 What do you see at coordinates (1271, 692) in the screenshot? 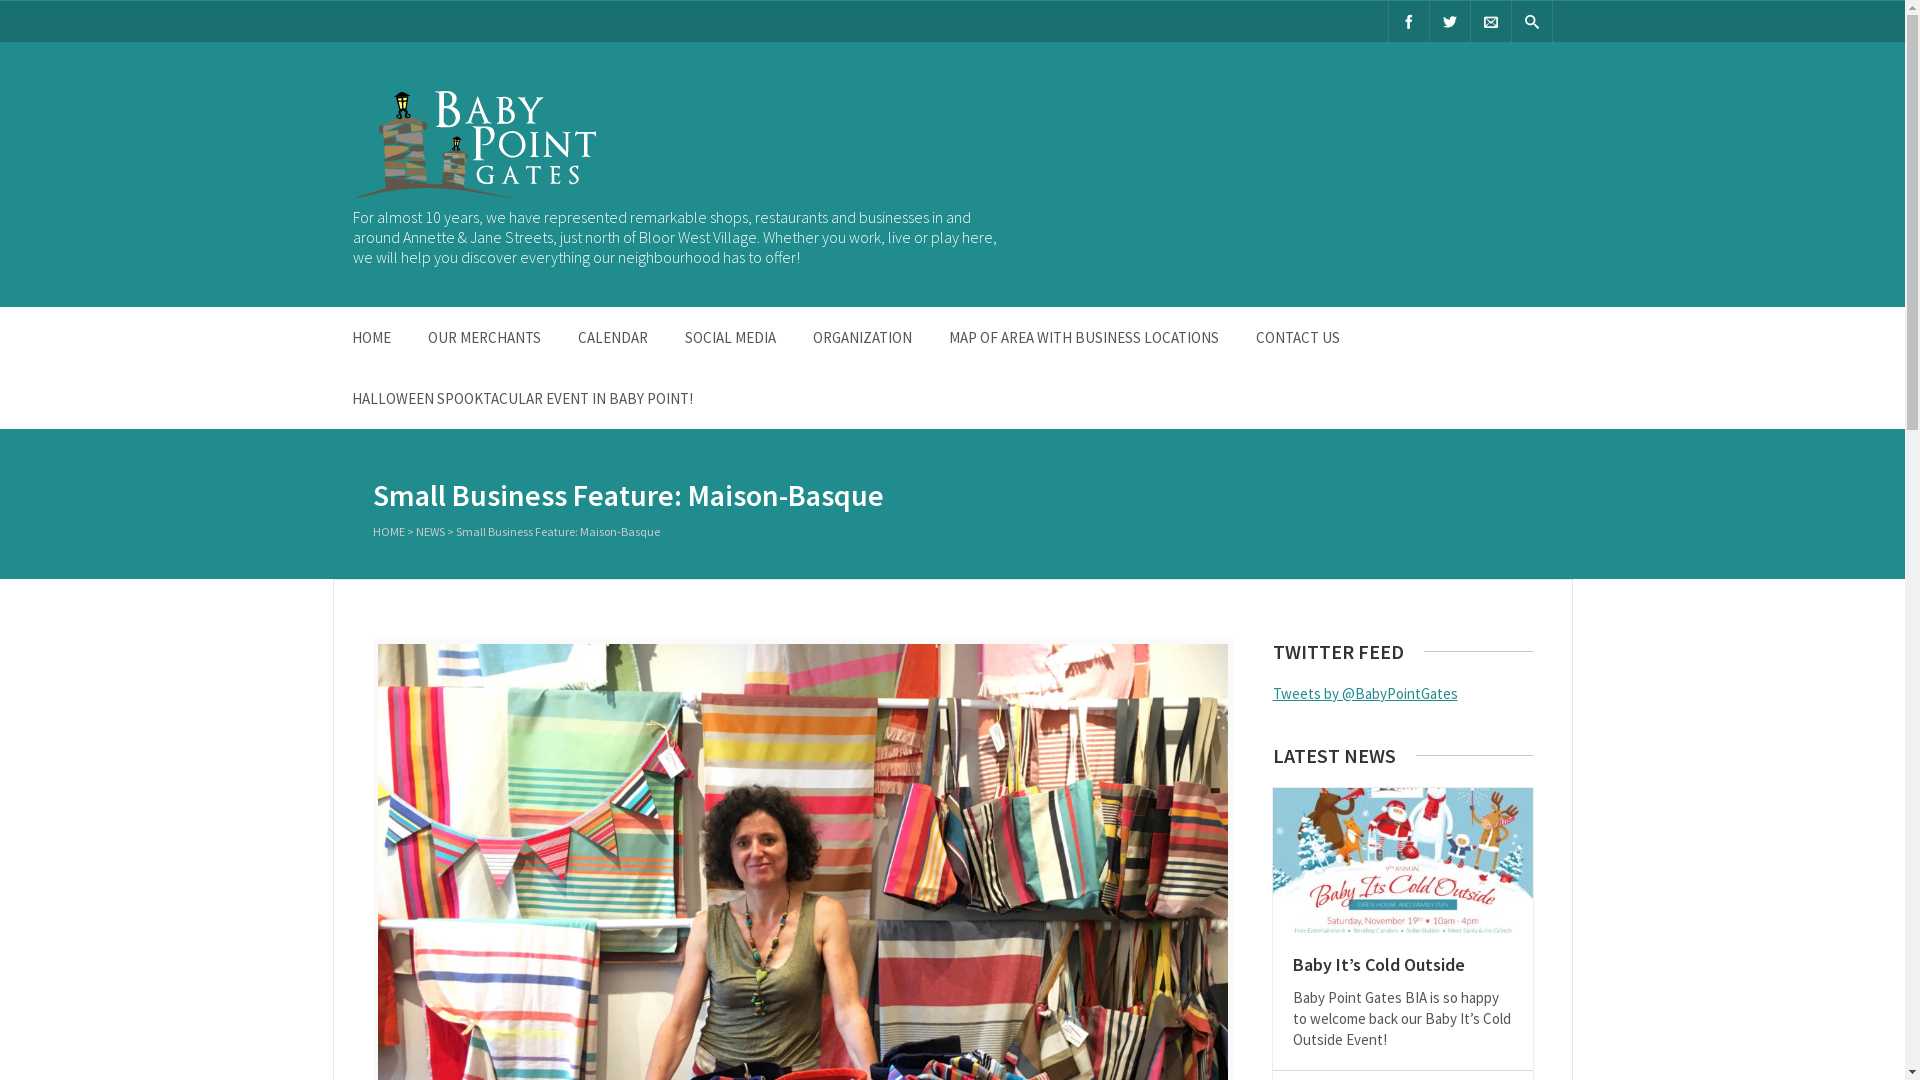
I see `'Tweets by @BabyPointGates'` at bounding box center [1271, 692].